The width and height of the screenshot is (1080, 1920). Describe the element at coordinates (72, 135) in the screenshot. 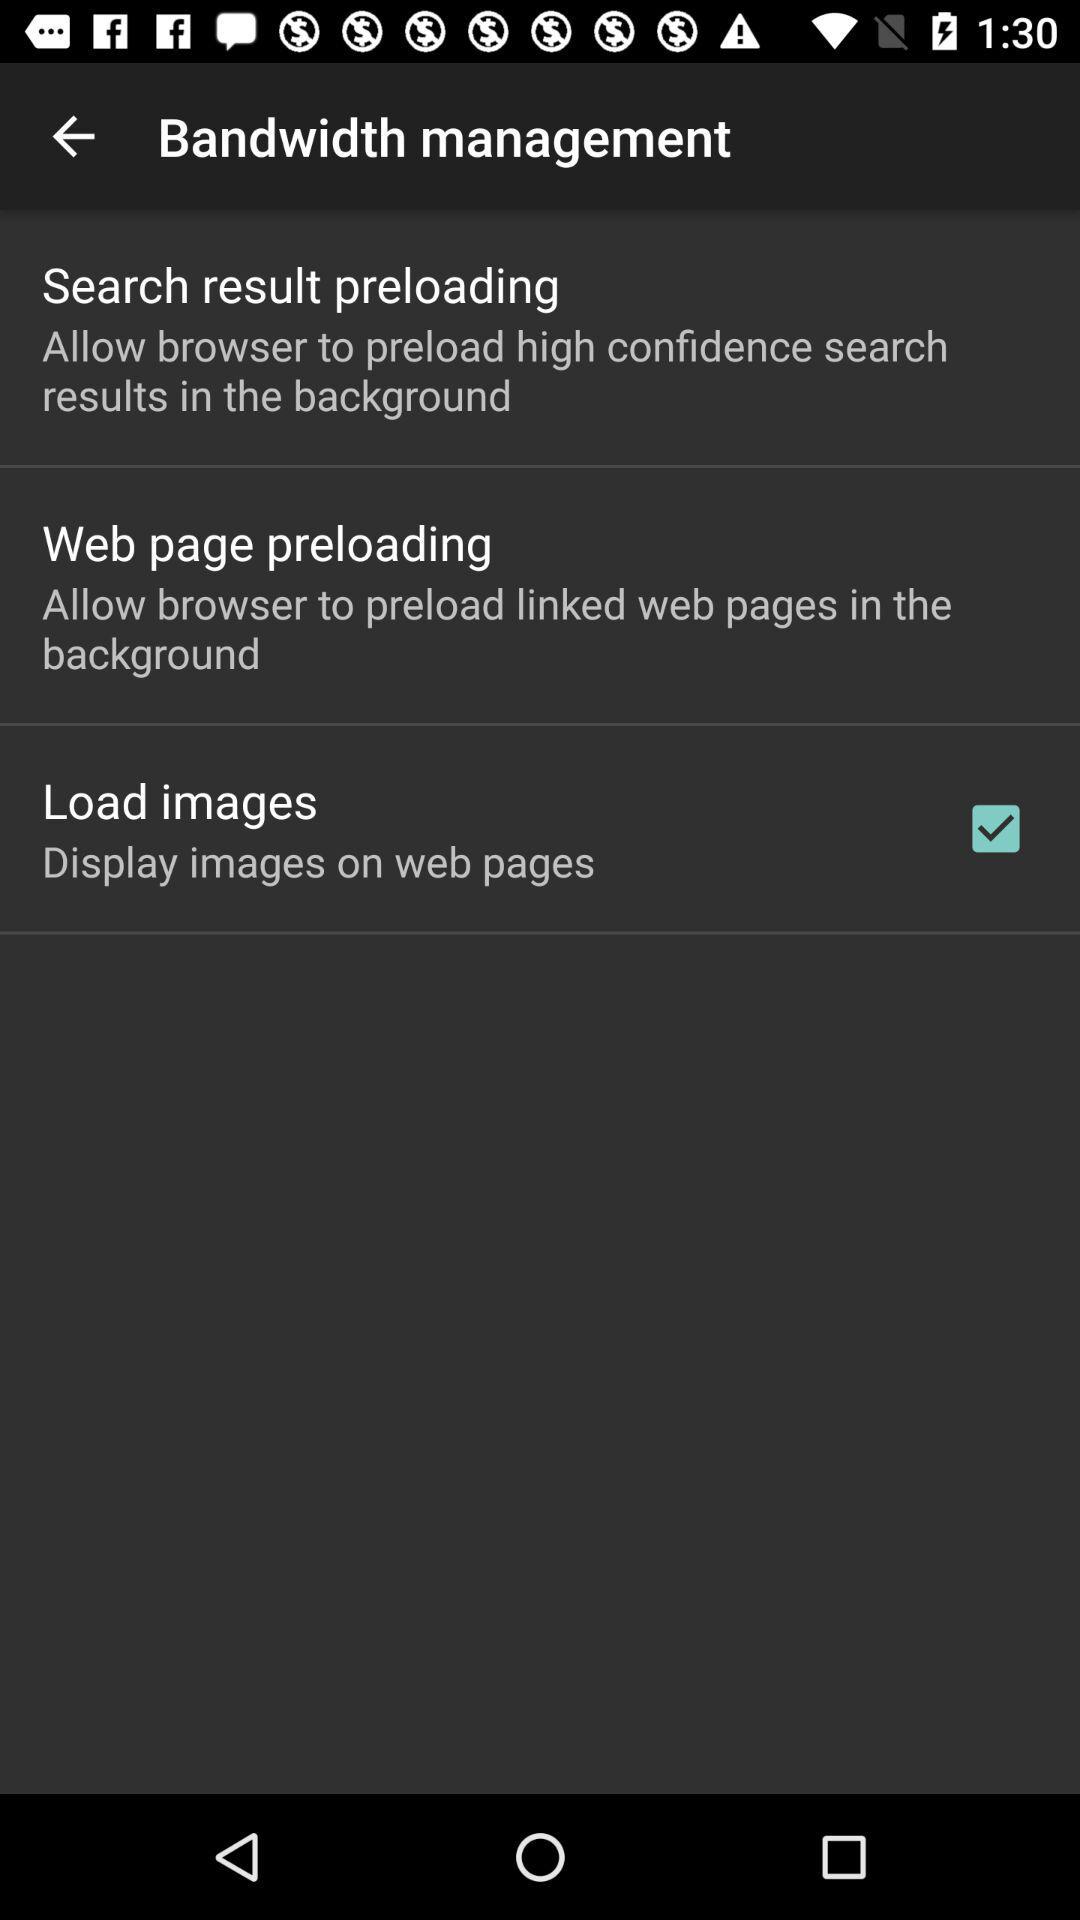

I see `app next to the bandwidth management item` at that location.